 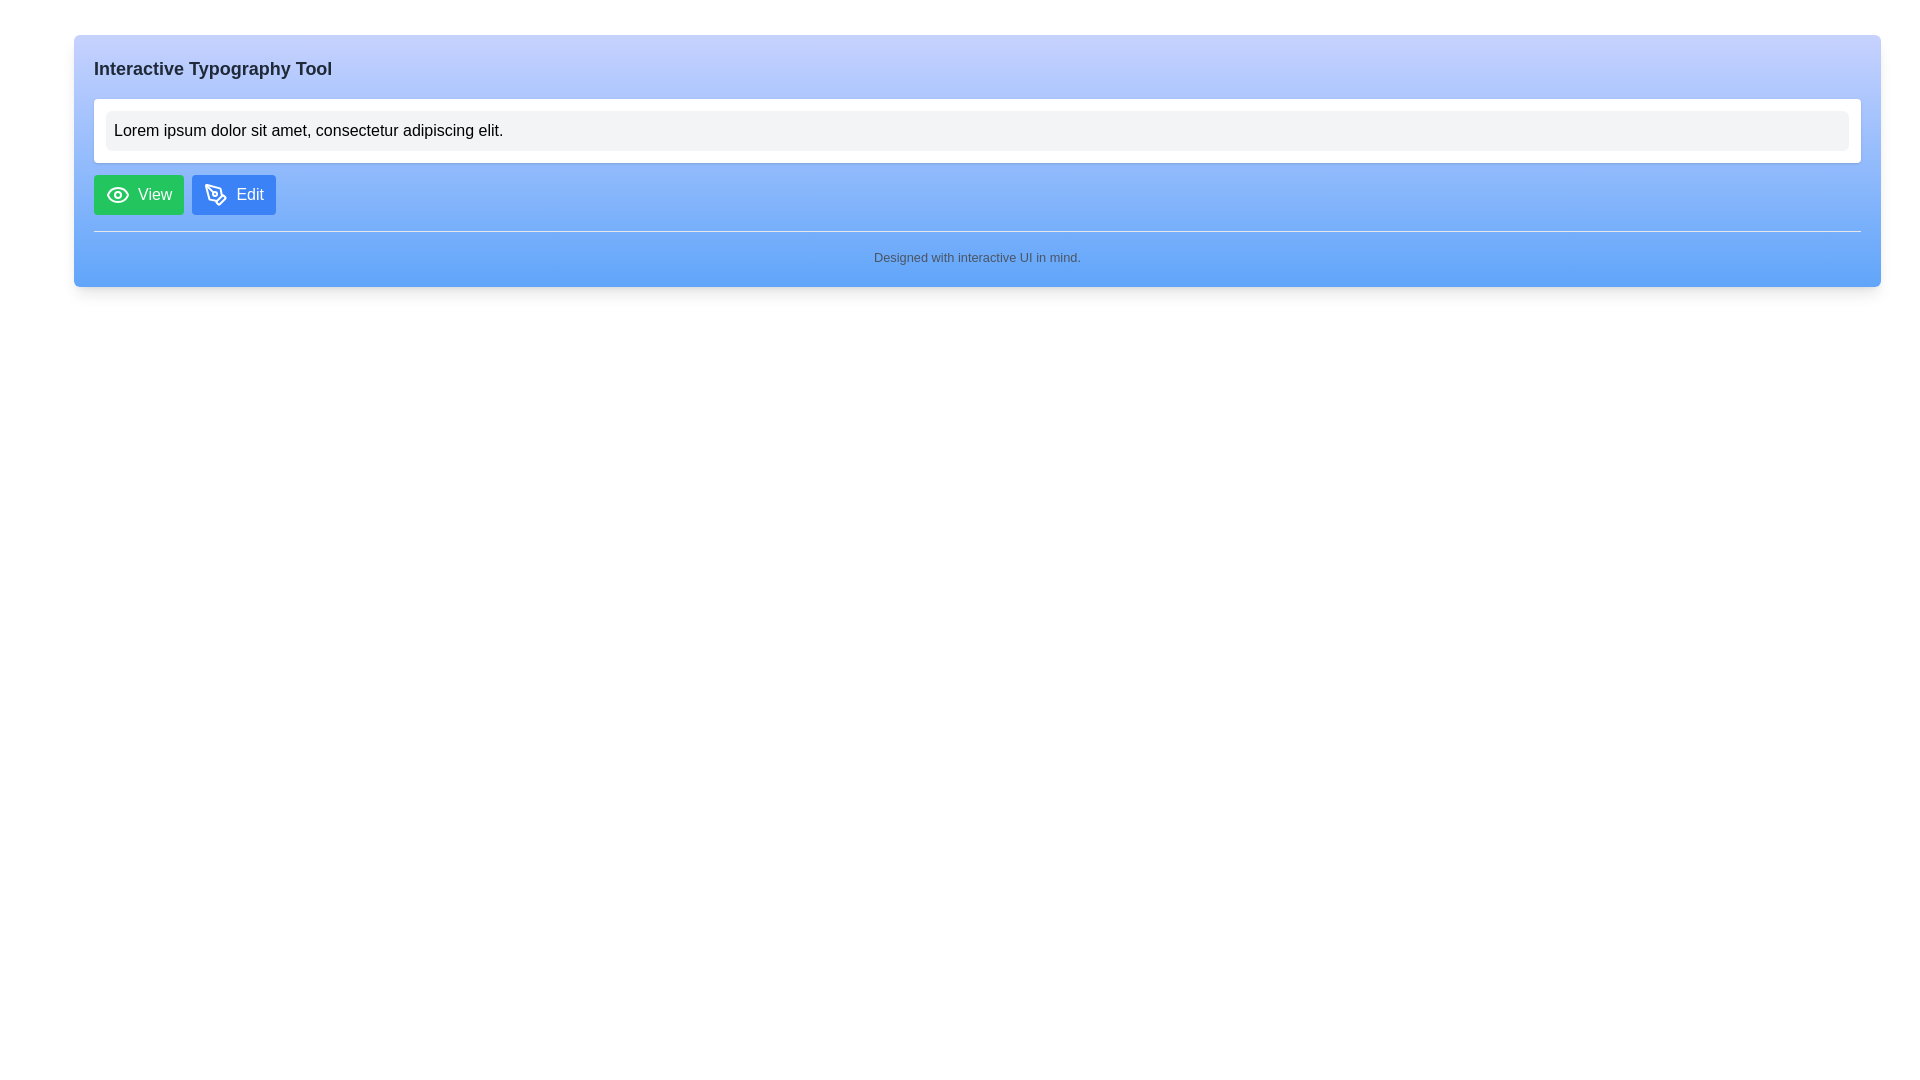 I want to click on the static text element located near the bottom of the visible interface section, below a horizontal rule and above a margin space, so click(x=977, y=256).